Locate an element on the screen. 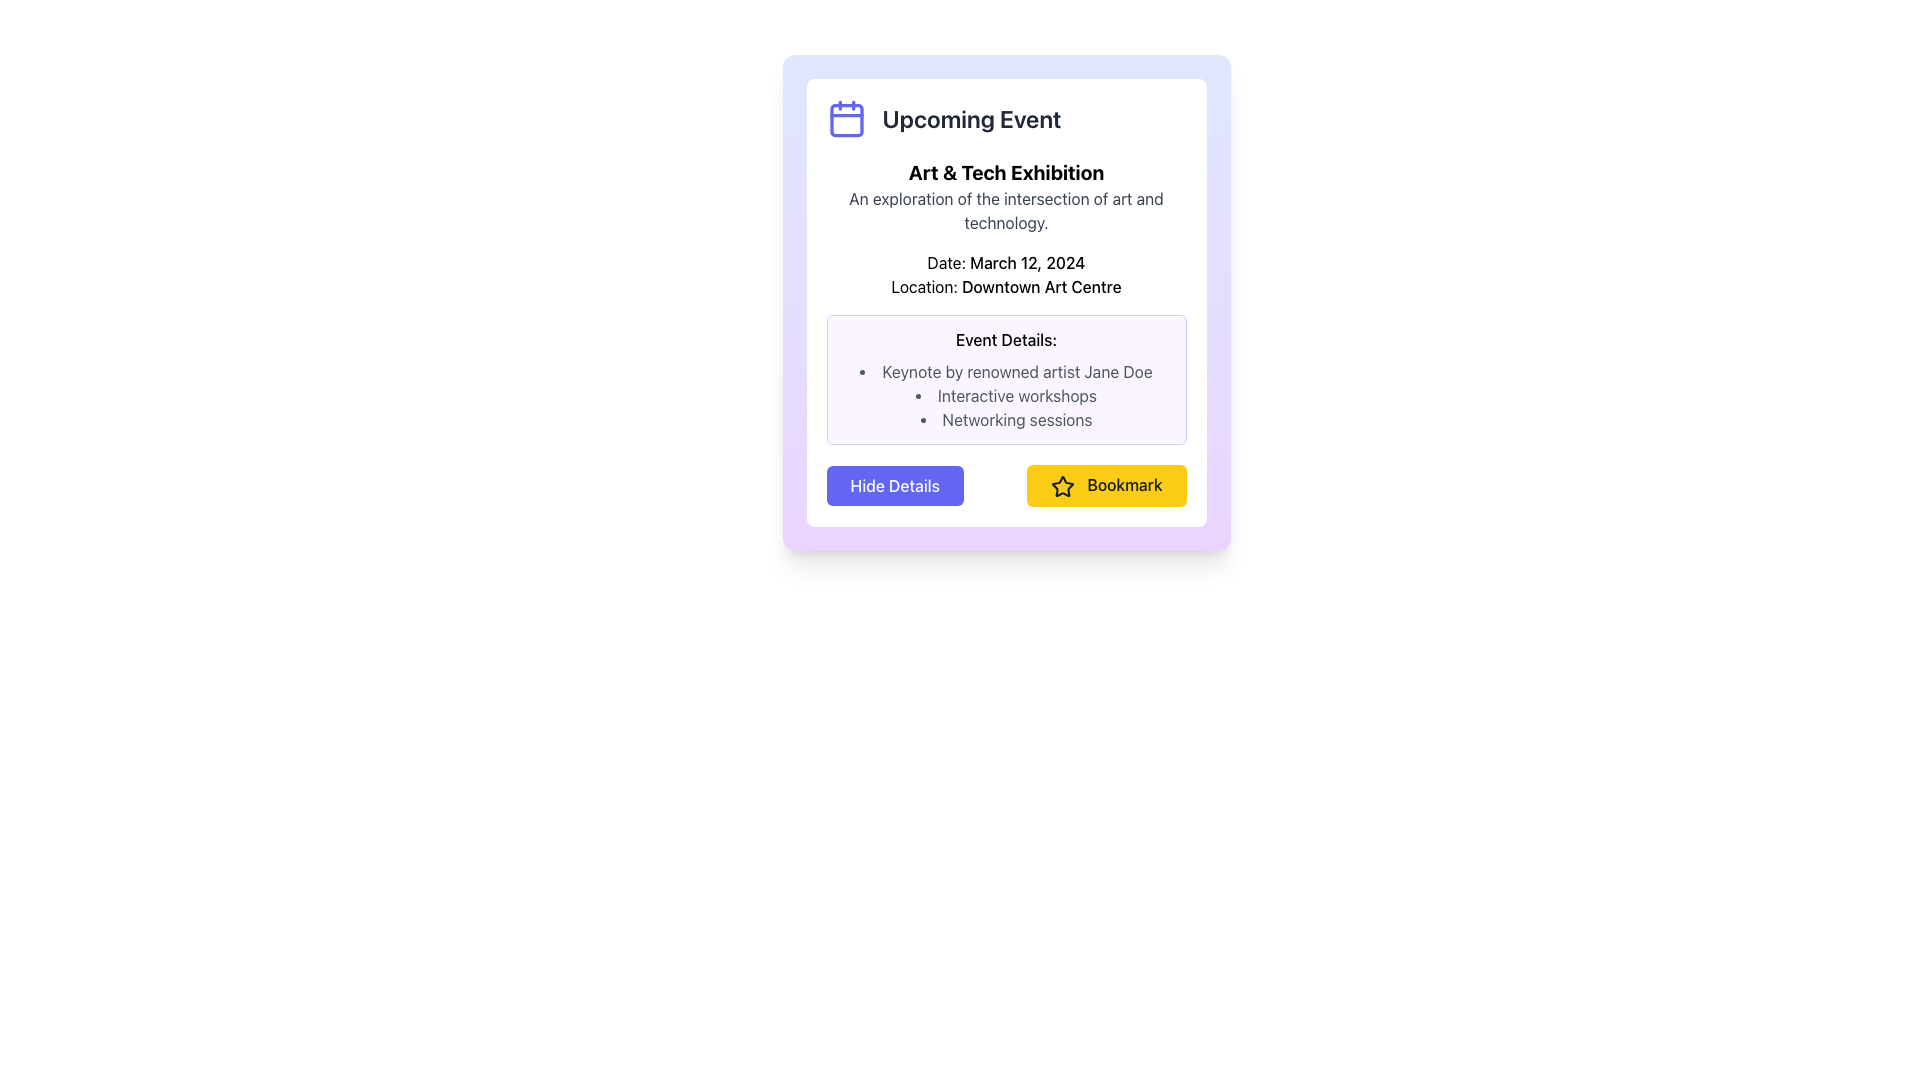  the yellow rectangular button labeled 'Bookmark' with a black outlined star icon is located at coordinates (1105, 485).